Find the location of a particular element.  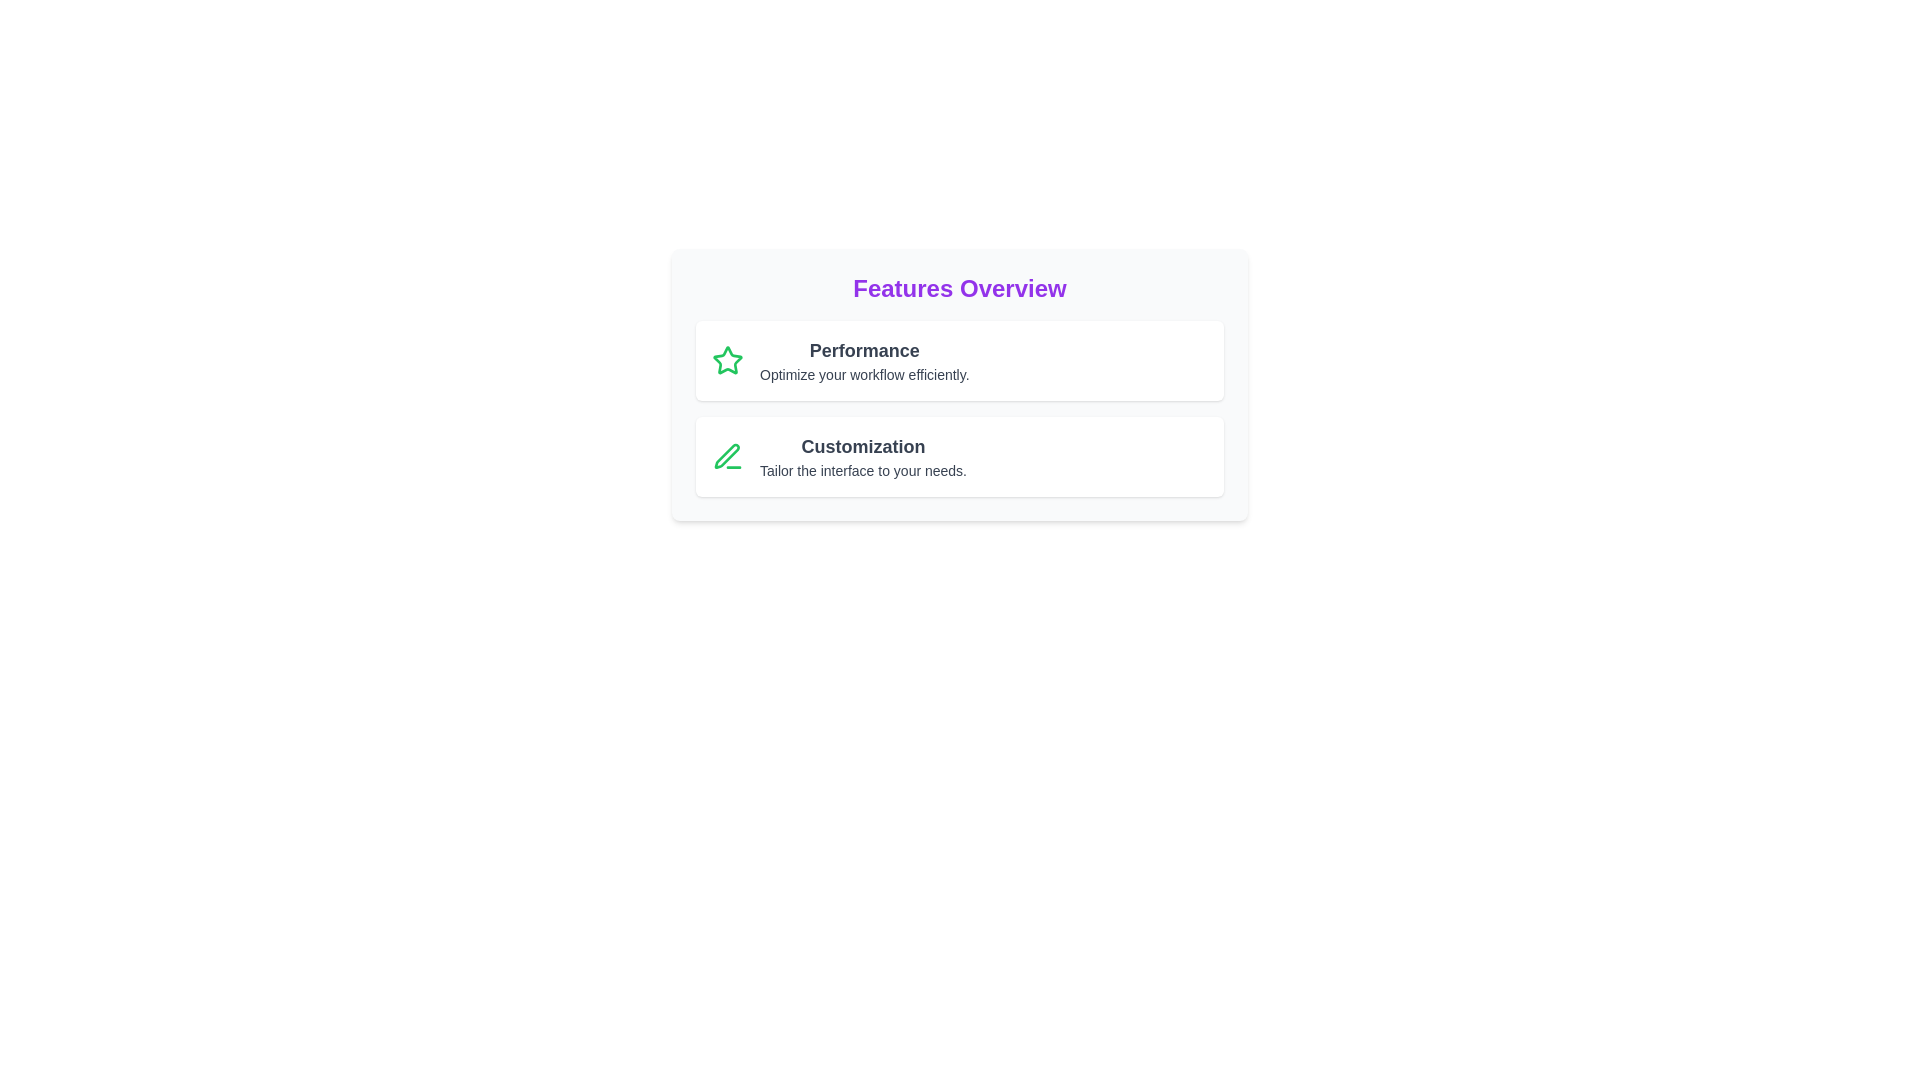

the 'Performance' text block, which features a bold title and smaller explanation text, located in the top card of the vertically stacked layout is located at coordinates (864, 361).